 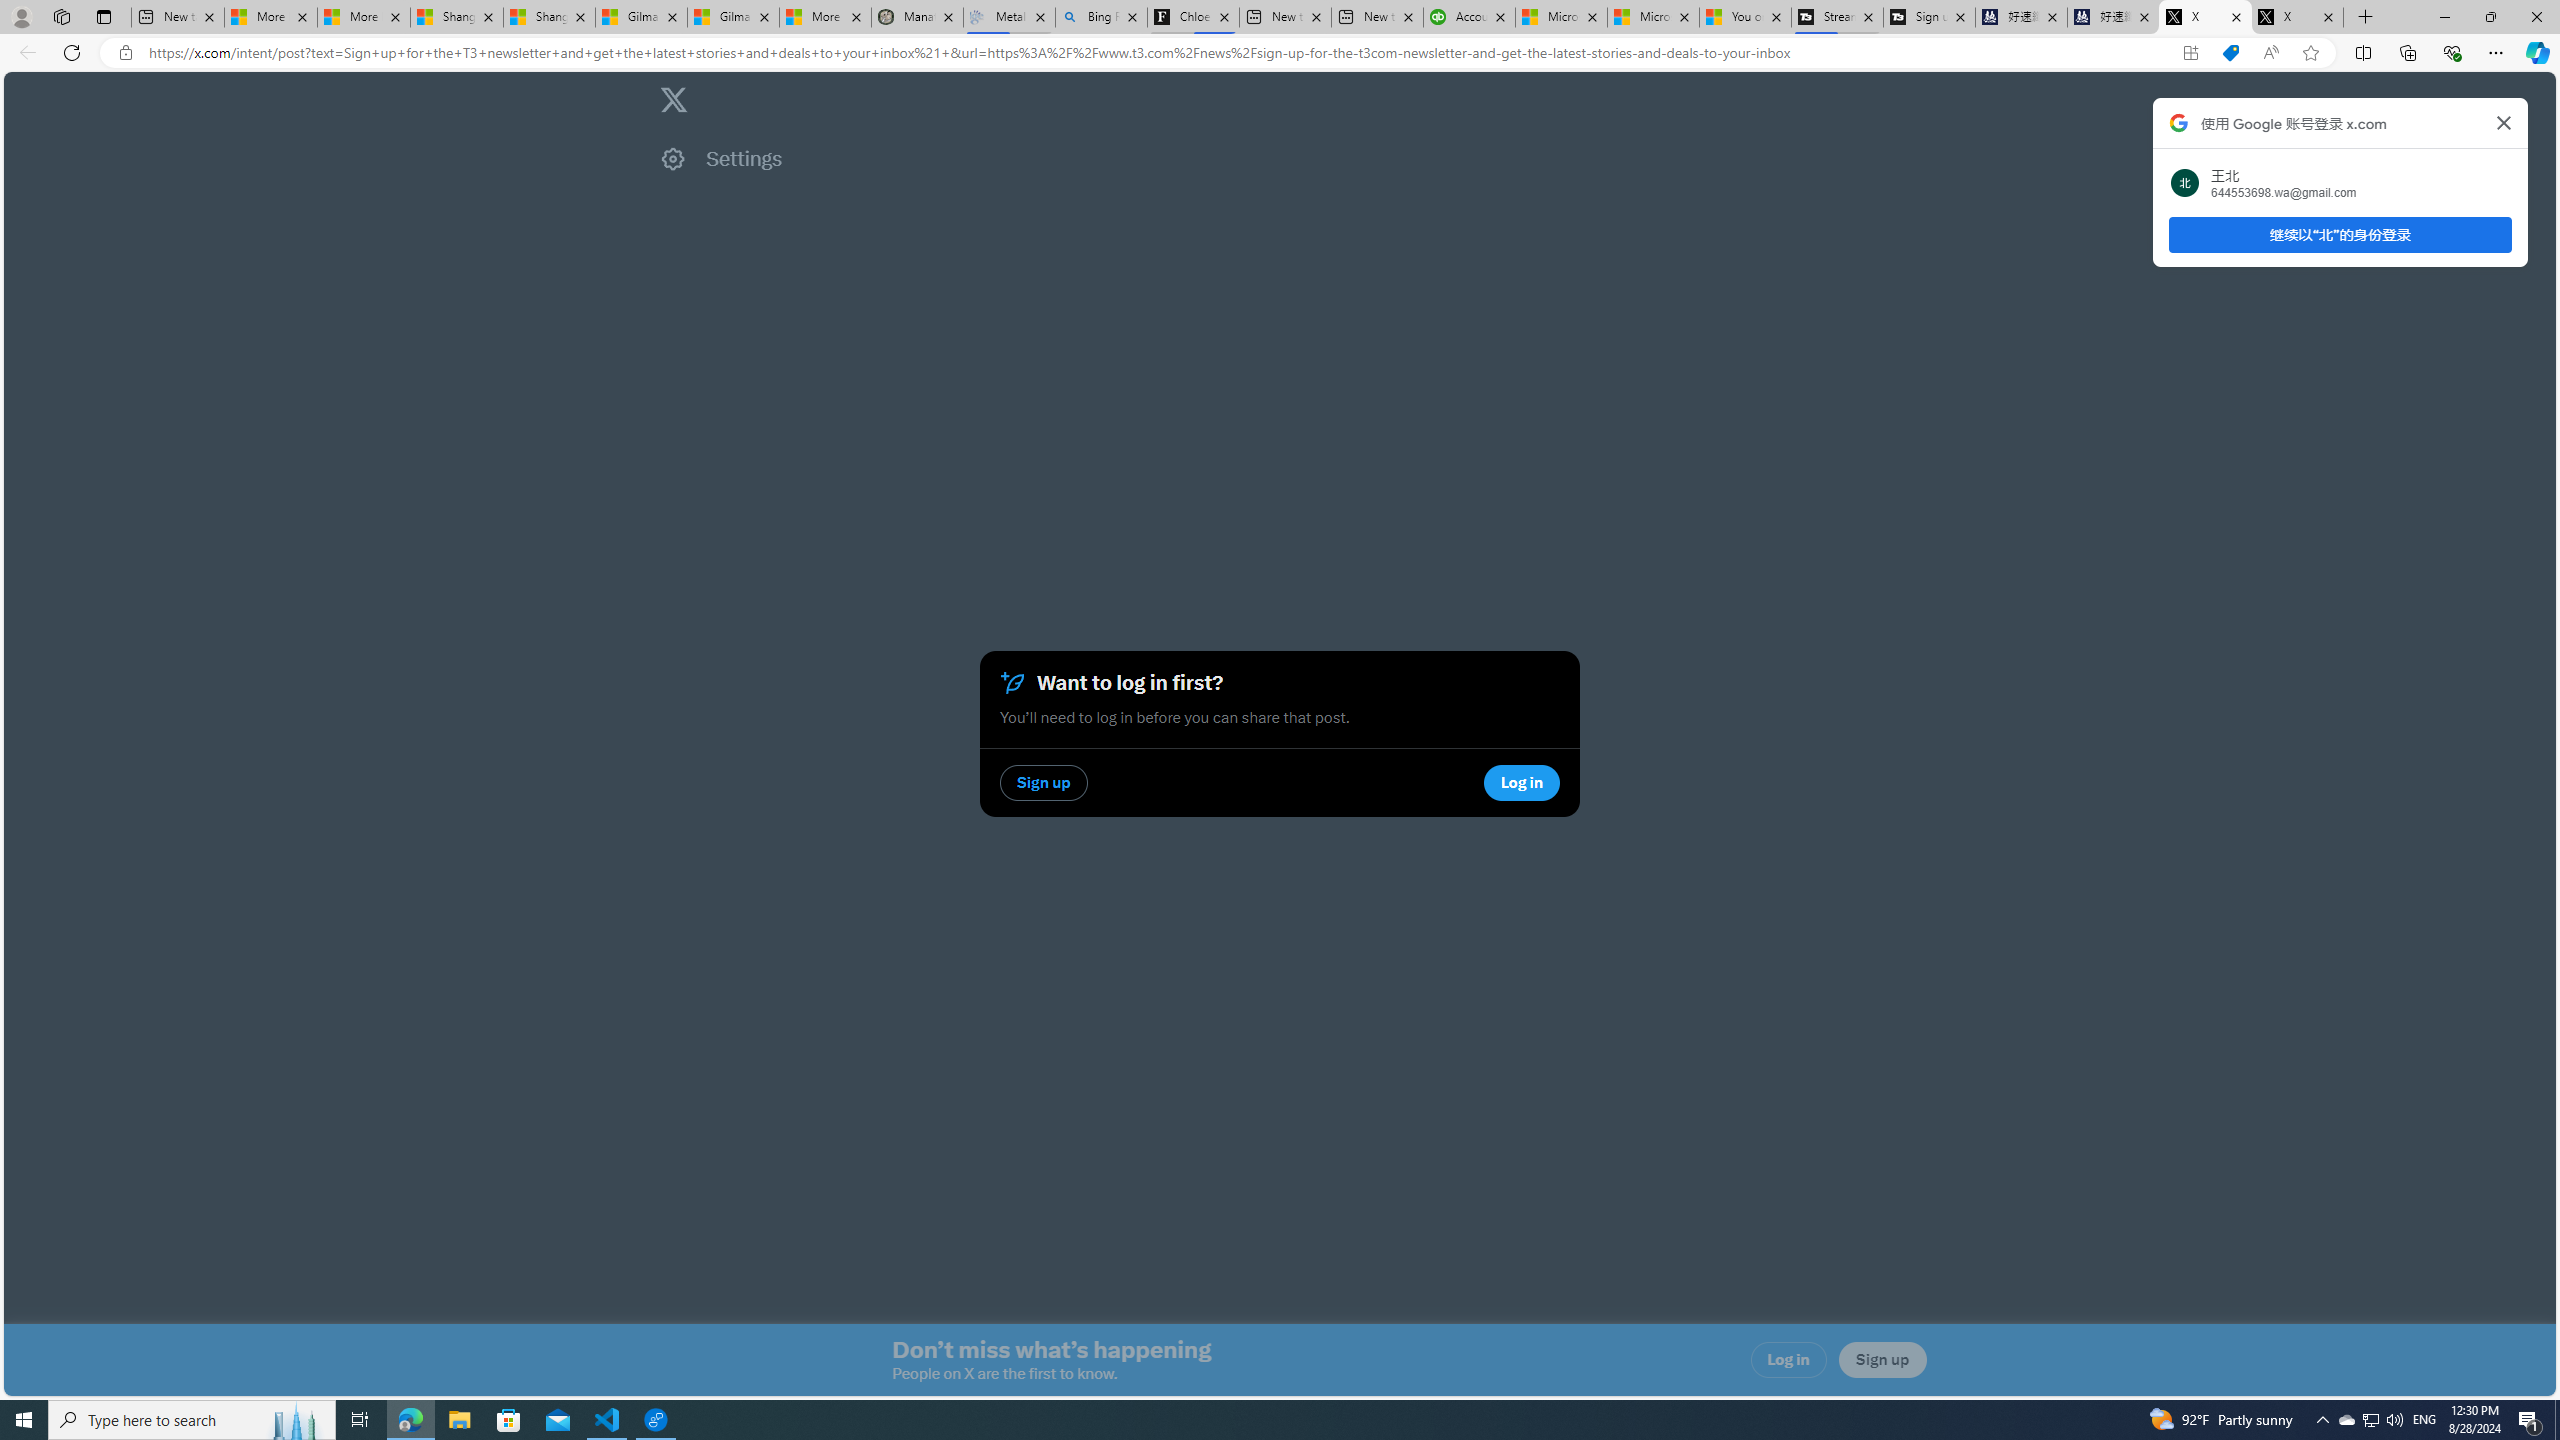 What do you see at coordinates (2502, 122) in the screenshot?
I see `'Class: Bz112c Bz112c-r9oPif'` at bounding box center [2502, 122].